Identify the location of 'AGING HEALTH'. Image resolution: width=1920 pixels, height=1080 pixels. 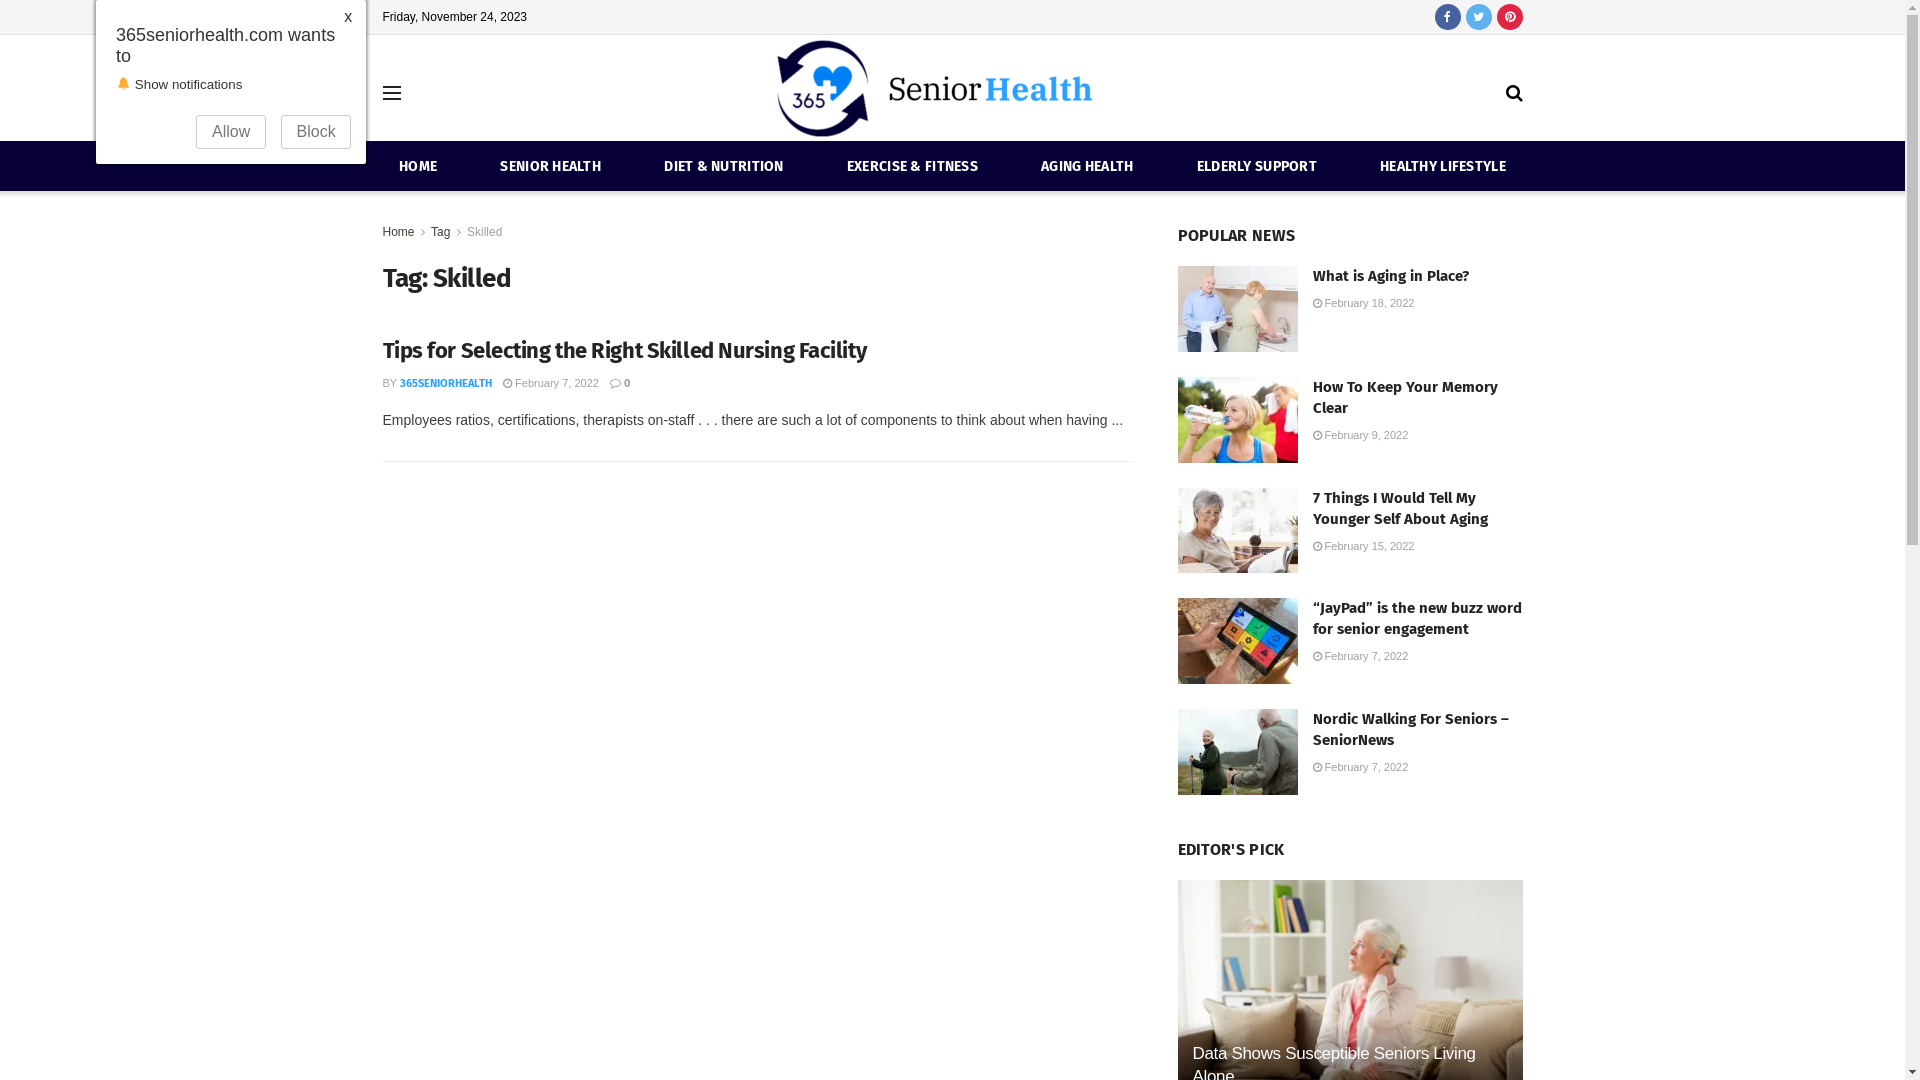
(1085, 165).